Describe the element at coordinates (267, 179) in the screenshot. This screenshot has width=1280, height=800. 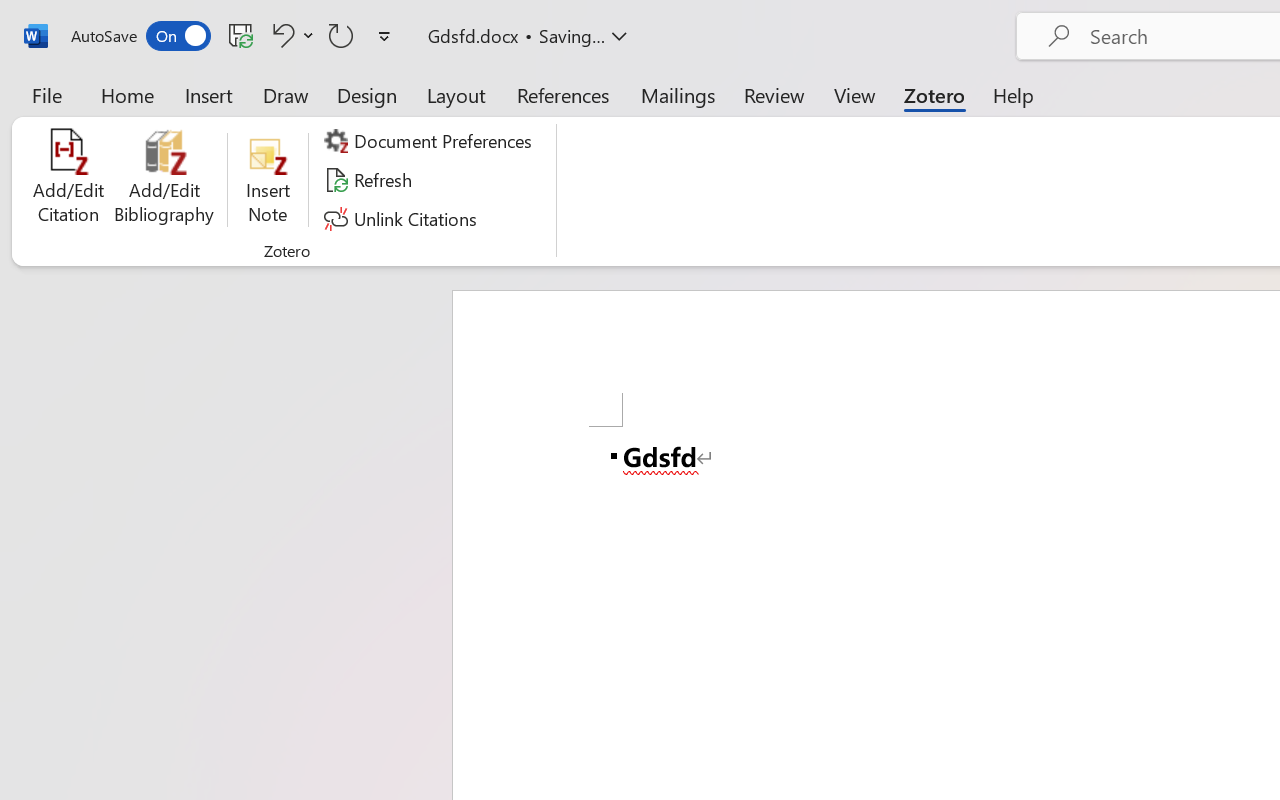
I see `'Insert Note'` at that location.